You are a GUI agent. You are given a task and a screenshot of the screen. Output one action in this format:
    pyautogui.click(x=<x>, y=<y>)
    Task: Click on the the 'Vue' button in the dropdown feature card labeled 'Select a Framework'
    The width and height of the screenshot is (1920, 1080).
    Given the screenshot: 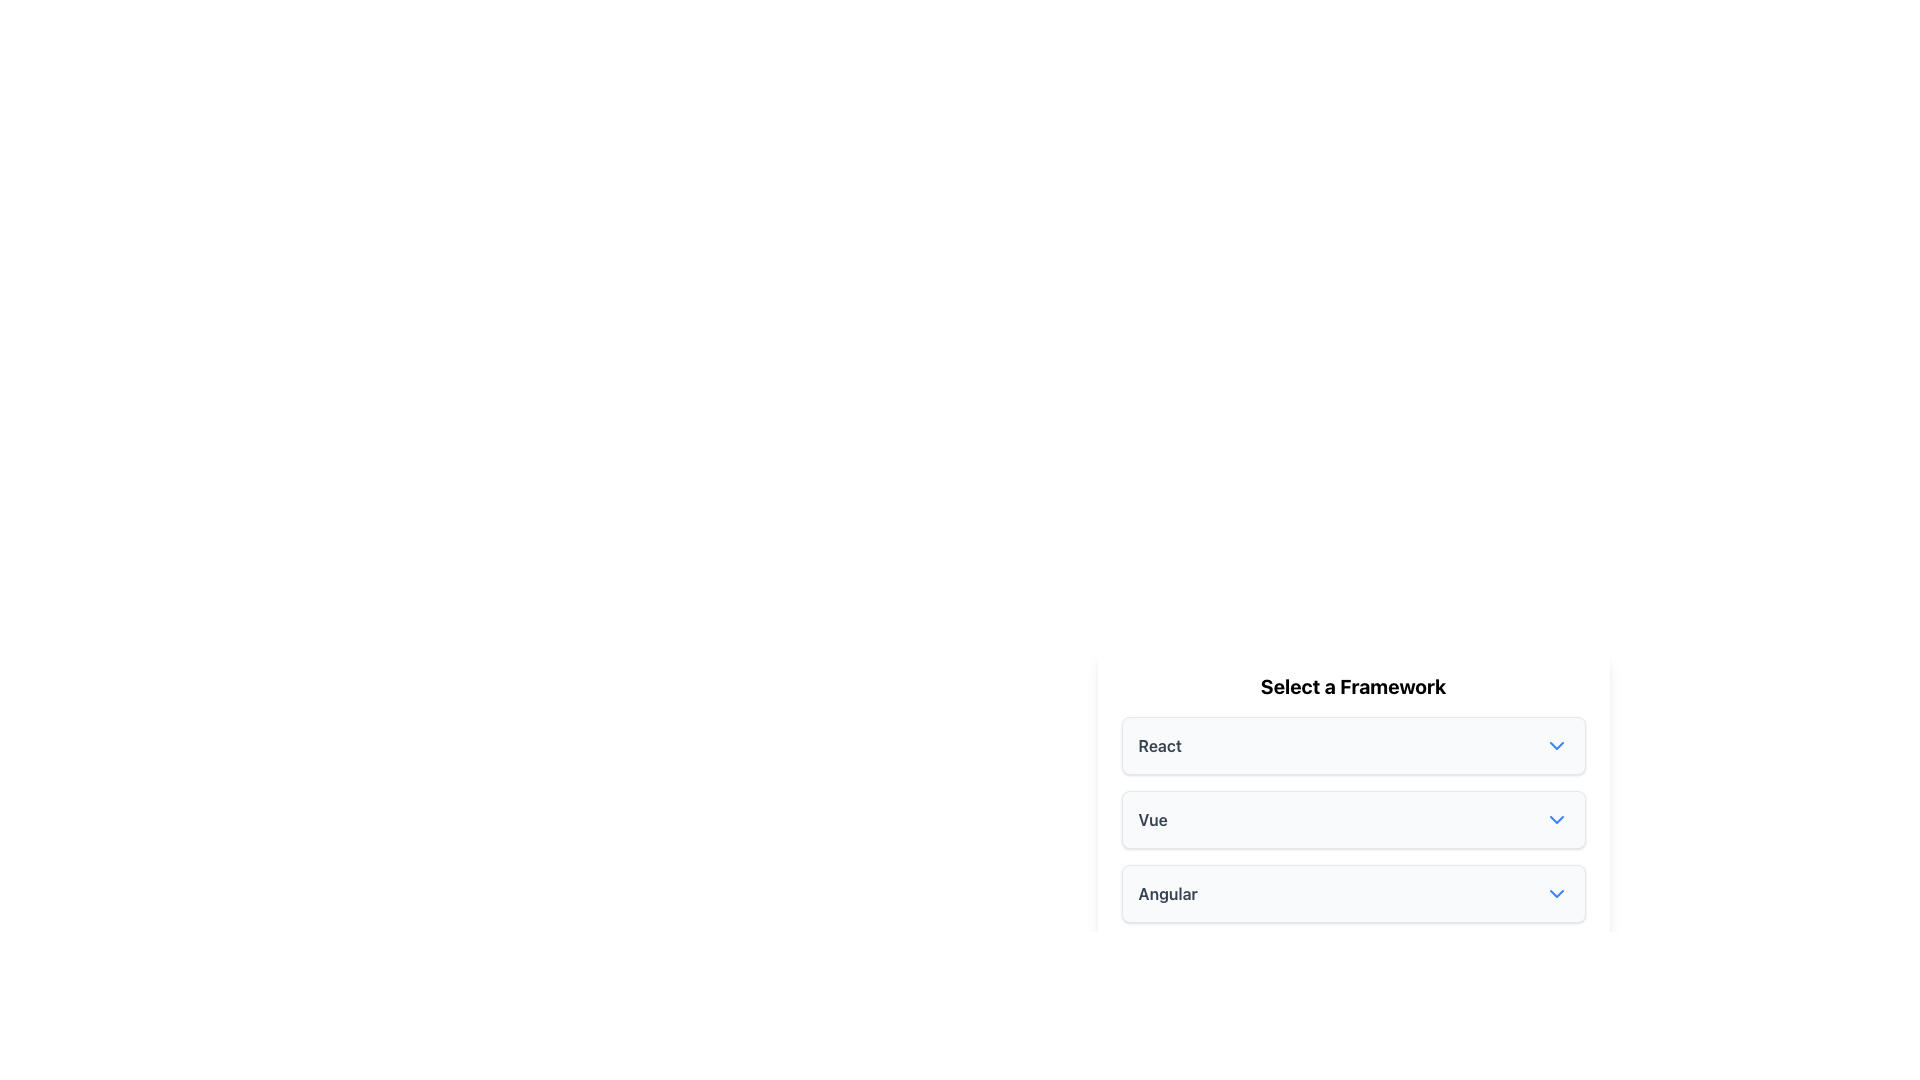 What is the action you would take?
    pyautogui.click(x=1353, y=834)
    